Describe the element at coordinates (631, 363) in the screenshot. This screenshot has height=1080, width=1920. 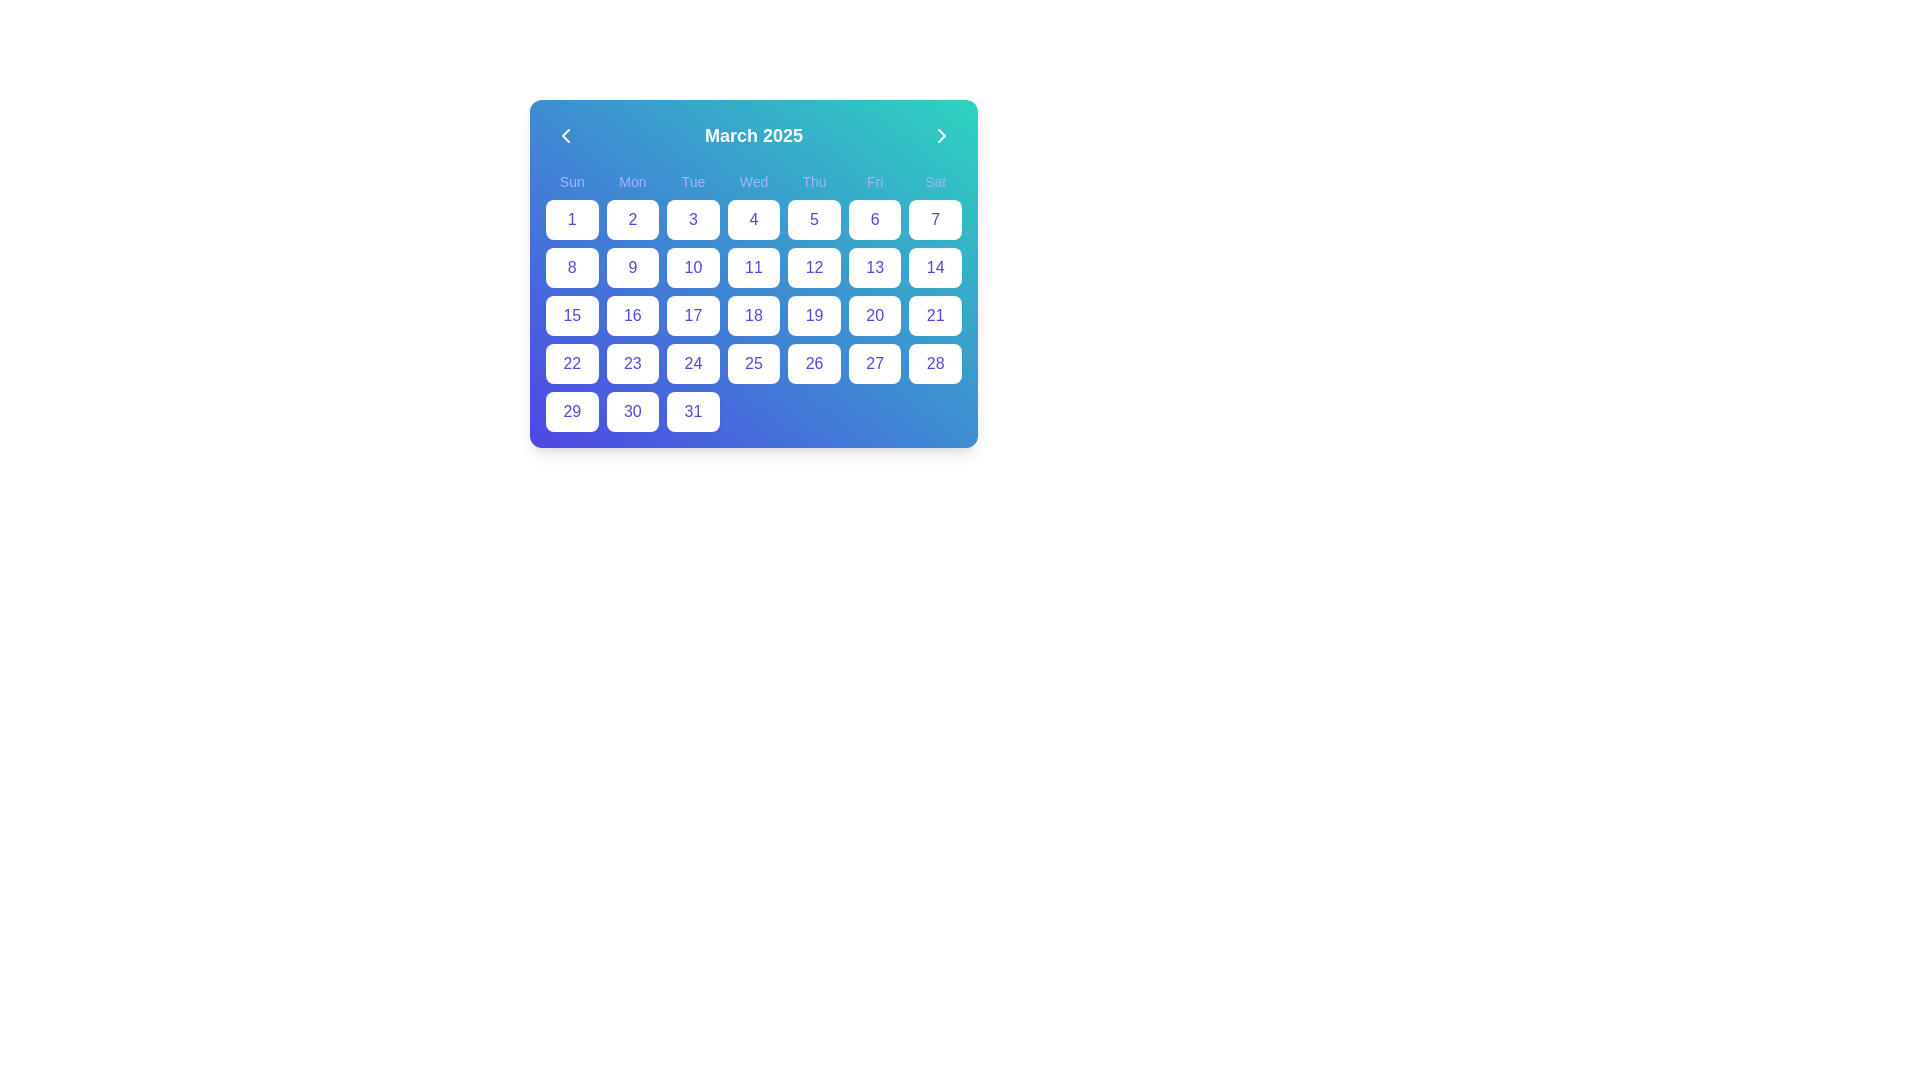
I see `the date '23' button in the monthly calendar interface` at that location.